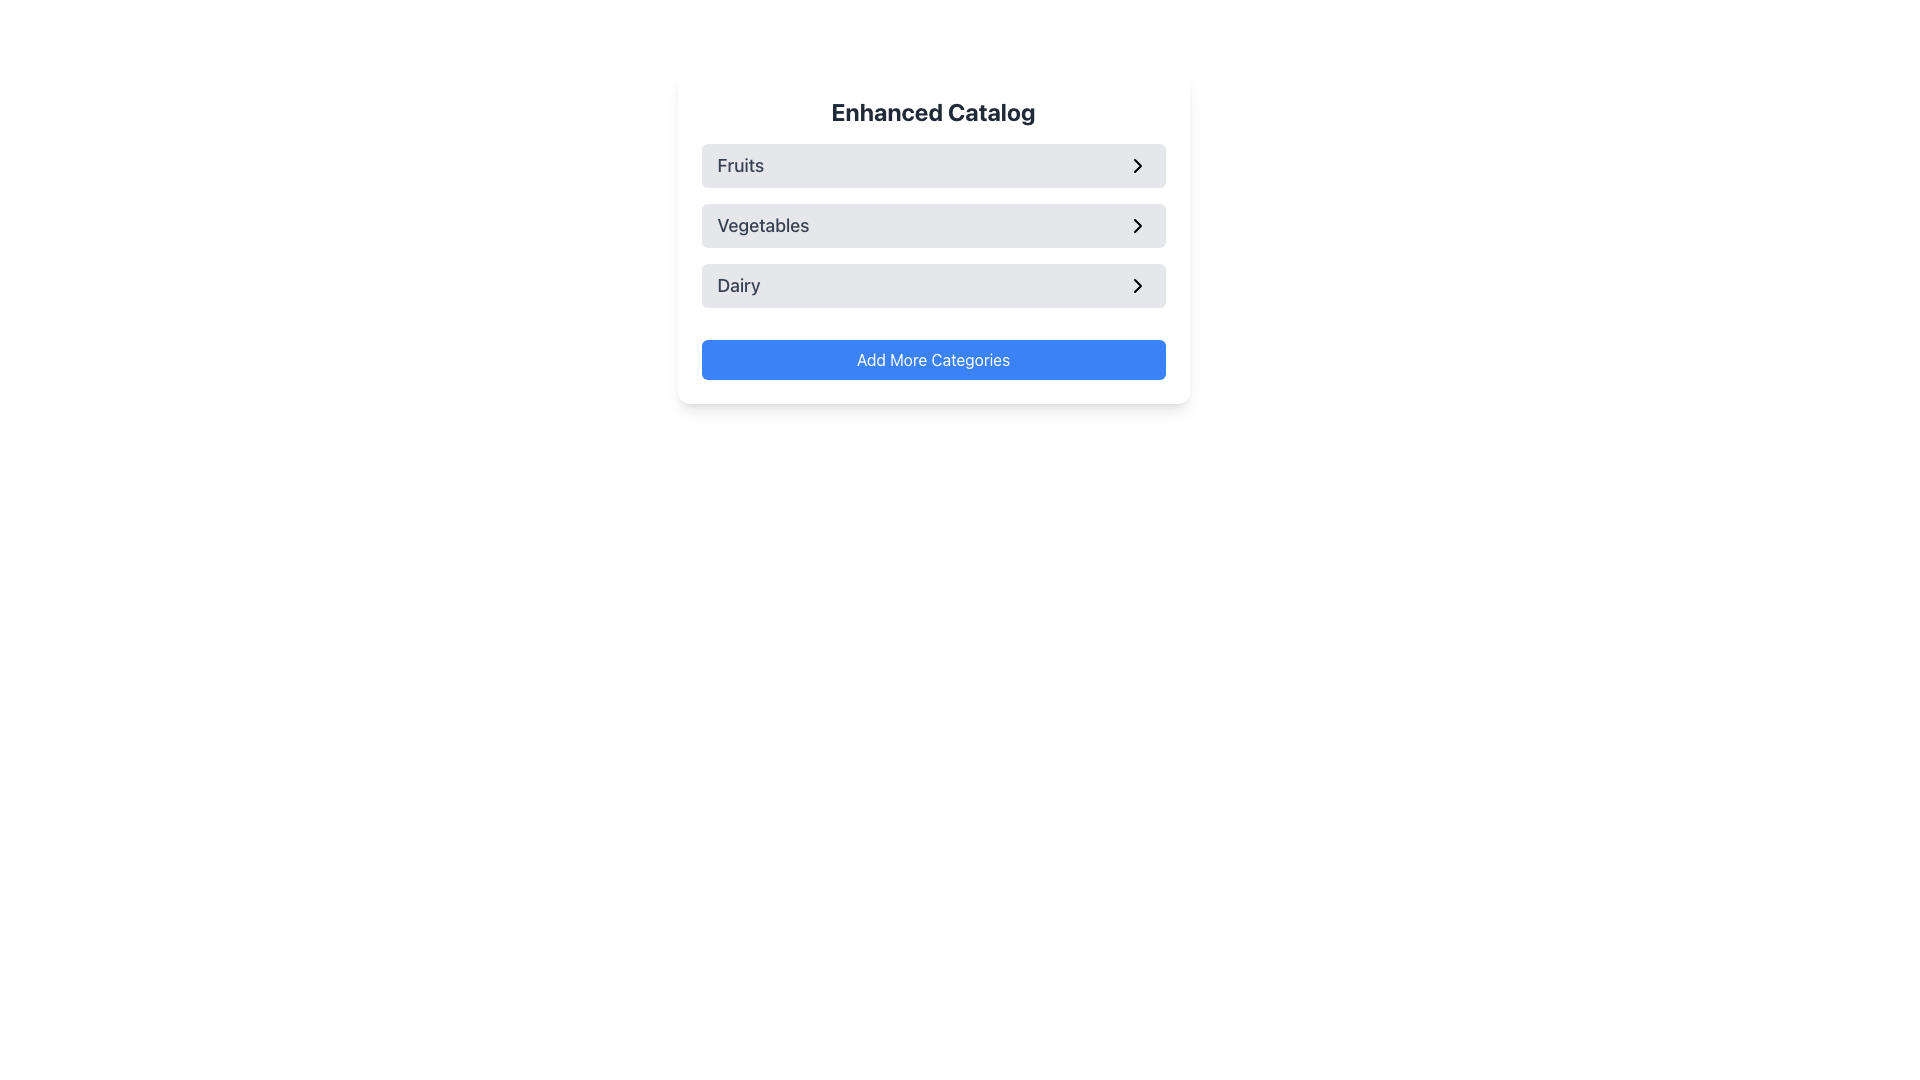 The width and height of the screenshot is (1920, 1080). Describe the element at coordinates (1137, 285) in the screenshot. I see `the rightward-pointing chevron icon located at the far-right end of the 'Dairy' row, which is the third item in a vertical list of categories` at that location.